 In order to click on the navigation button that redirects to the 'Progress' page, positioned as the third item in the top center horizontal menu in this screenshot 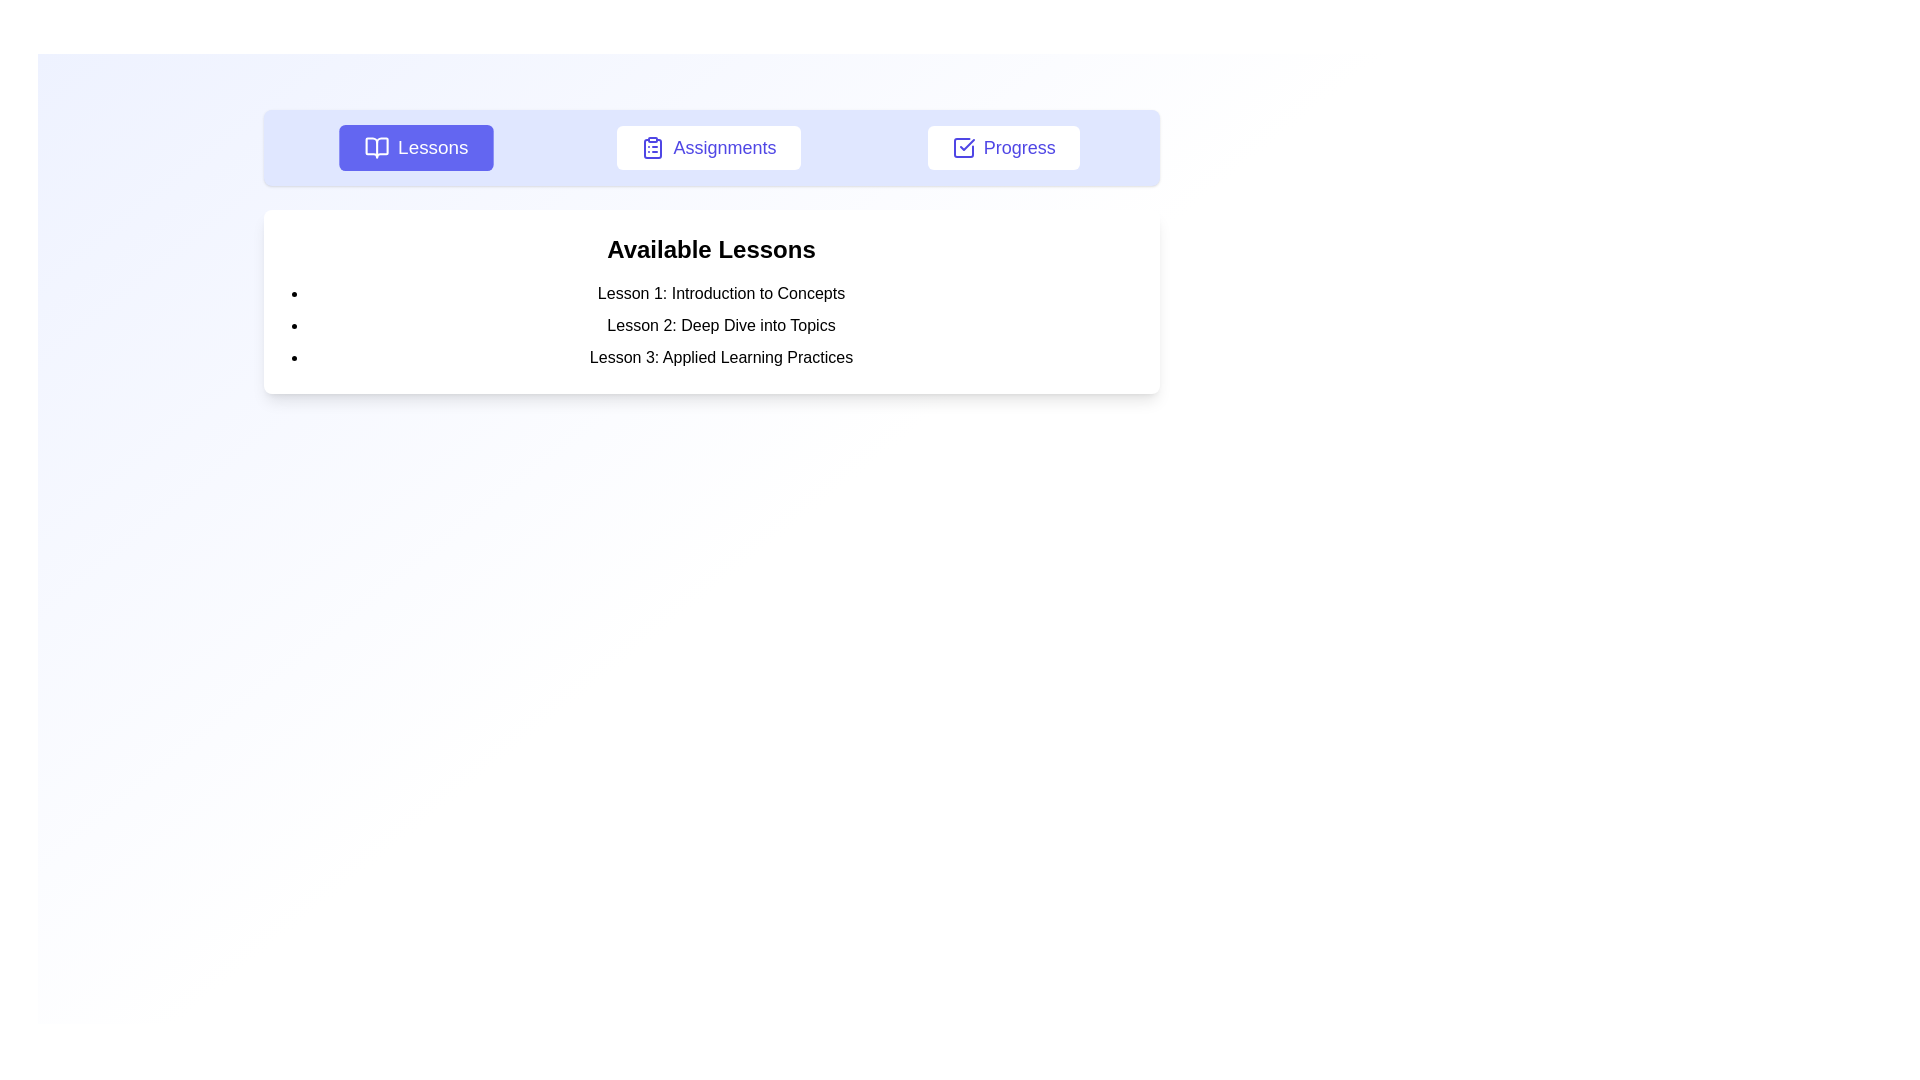, I will do `click(1003, 146)`.